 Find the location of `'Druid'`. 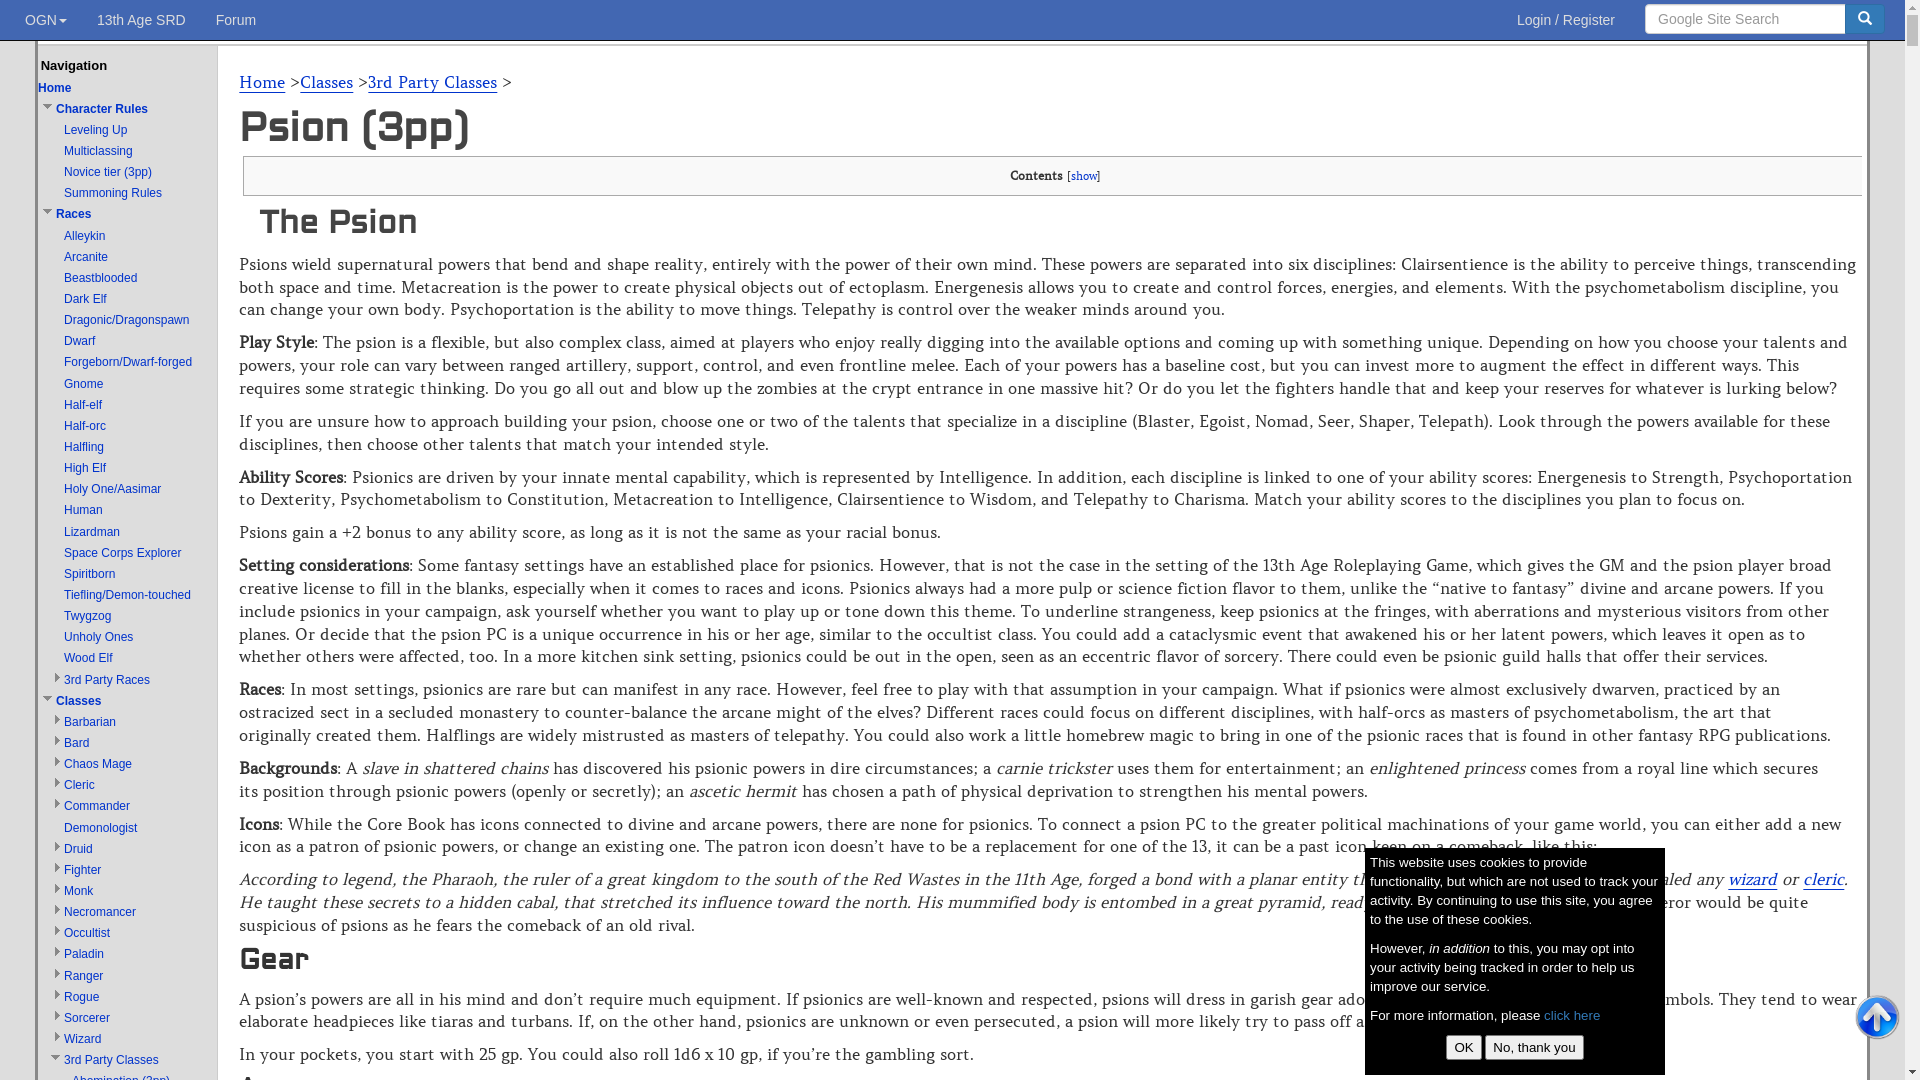

'Druid' is located at coordinates (78, 848).